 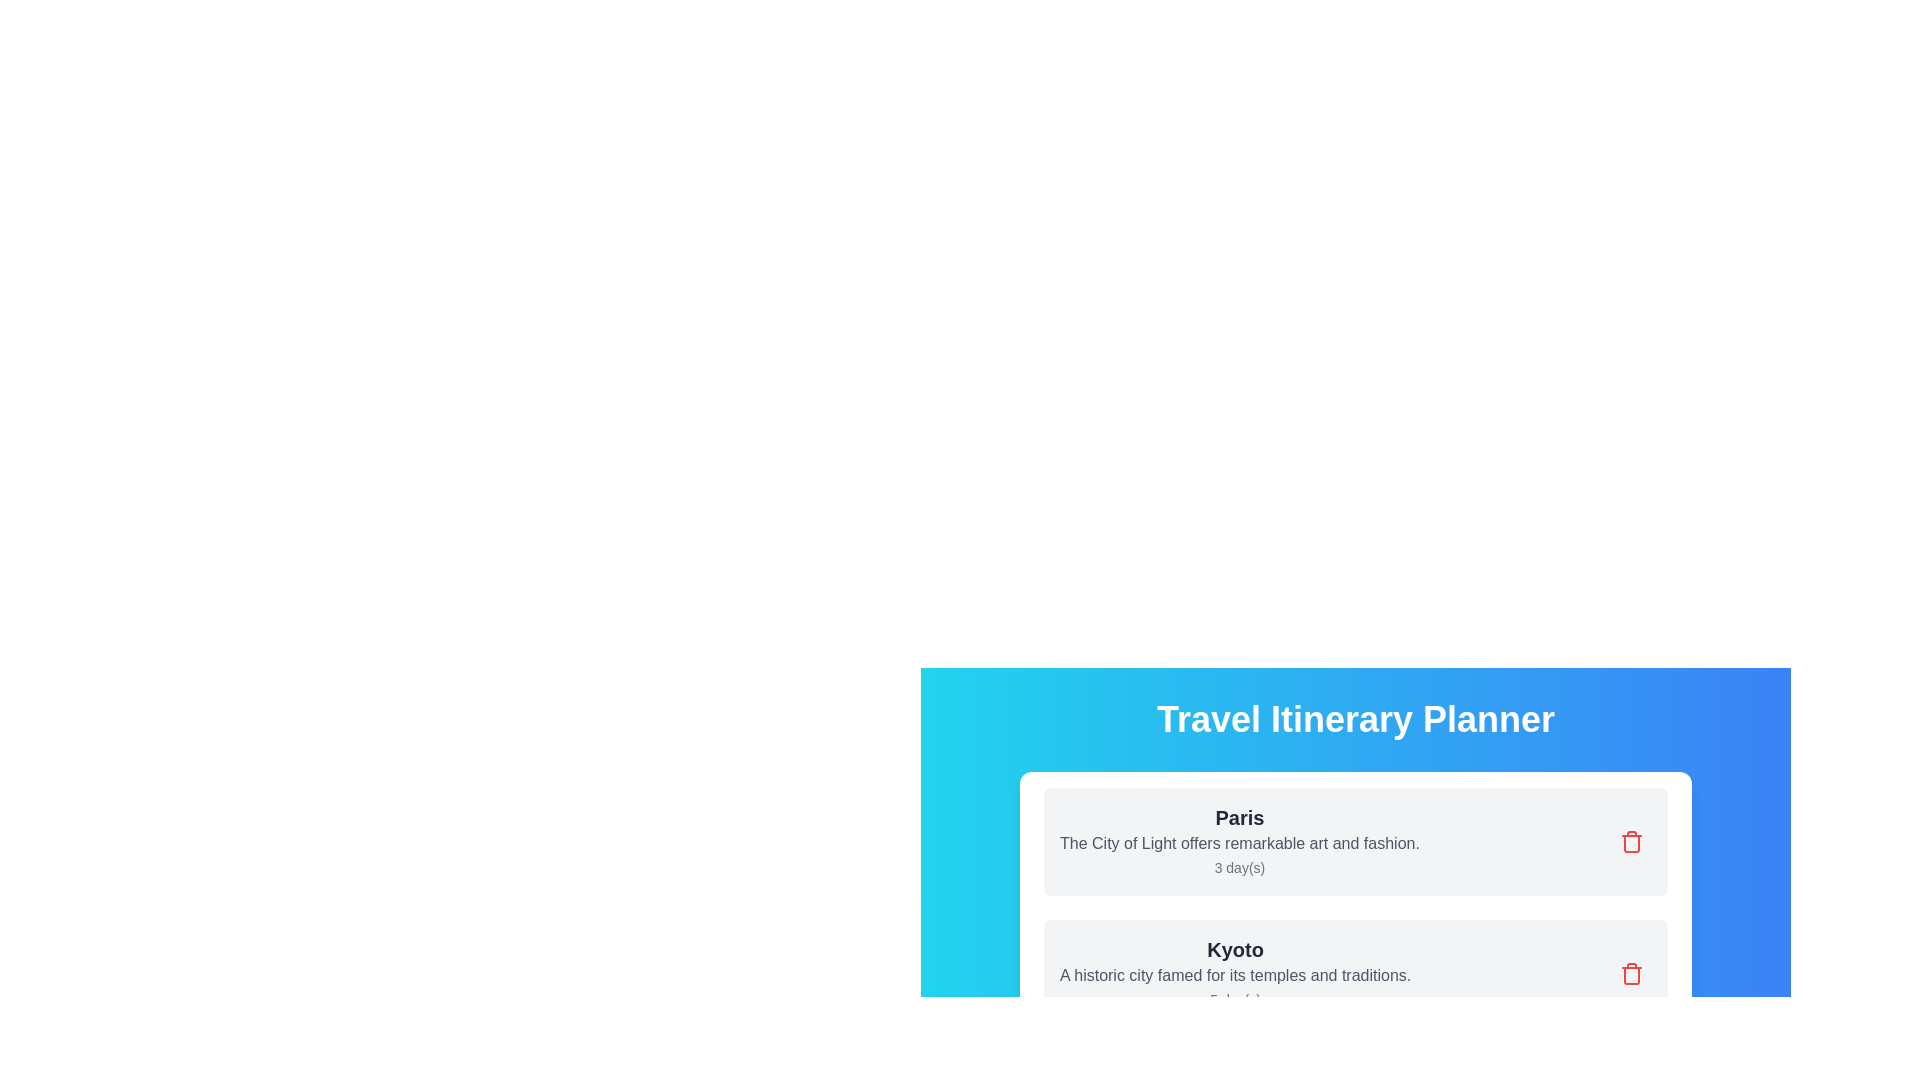 I want to click on the compact, rectangular card titled 'Kyoto' with a light gray background, located below the 'Paris' card in the vertical itinerary list, so click(x=1356, y=973).